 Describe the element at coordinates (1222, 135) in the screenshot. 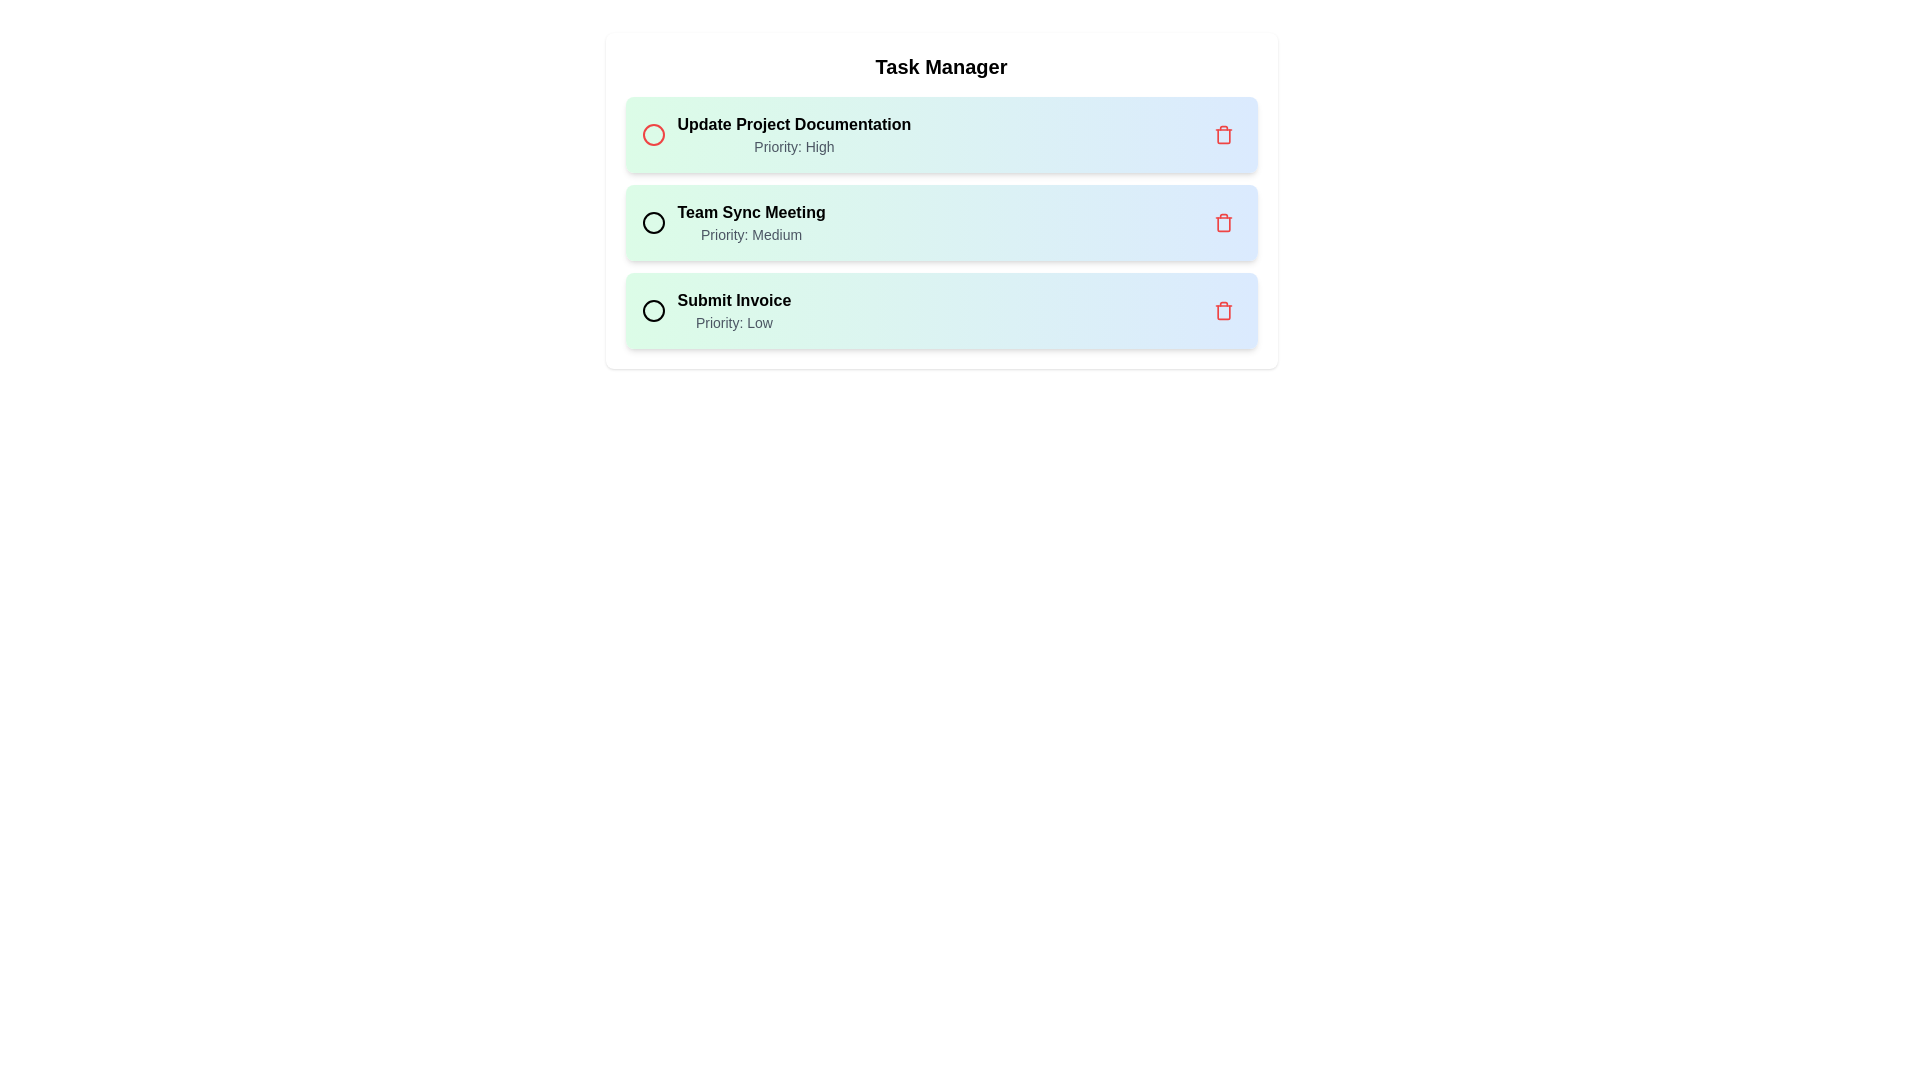

I see `the delete icon for the task with title 'Update Project Documentation'` at that location.